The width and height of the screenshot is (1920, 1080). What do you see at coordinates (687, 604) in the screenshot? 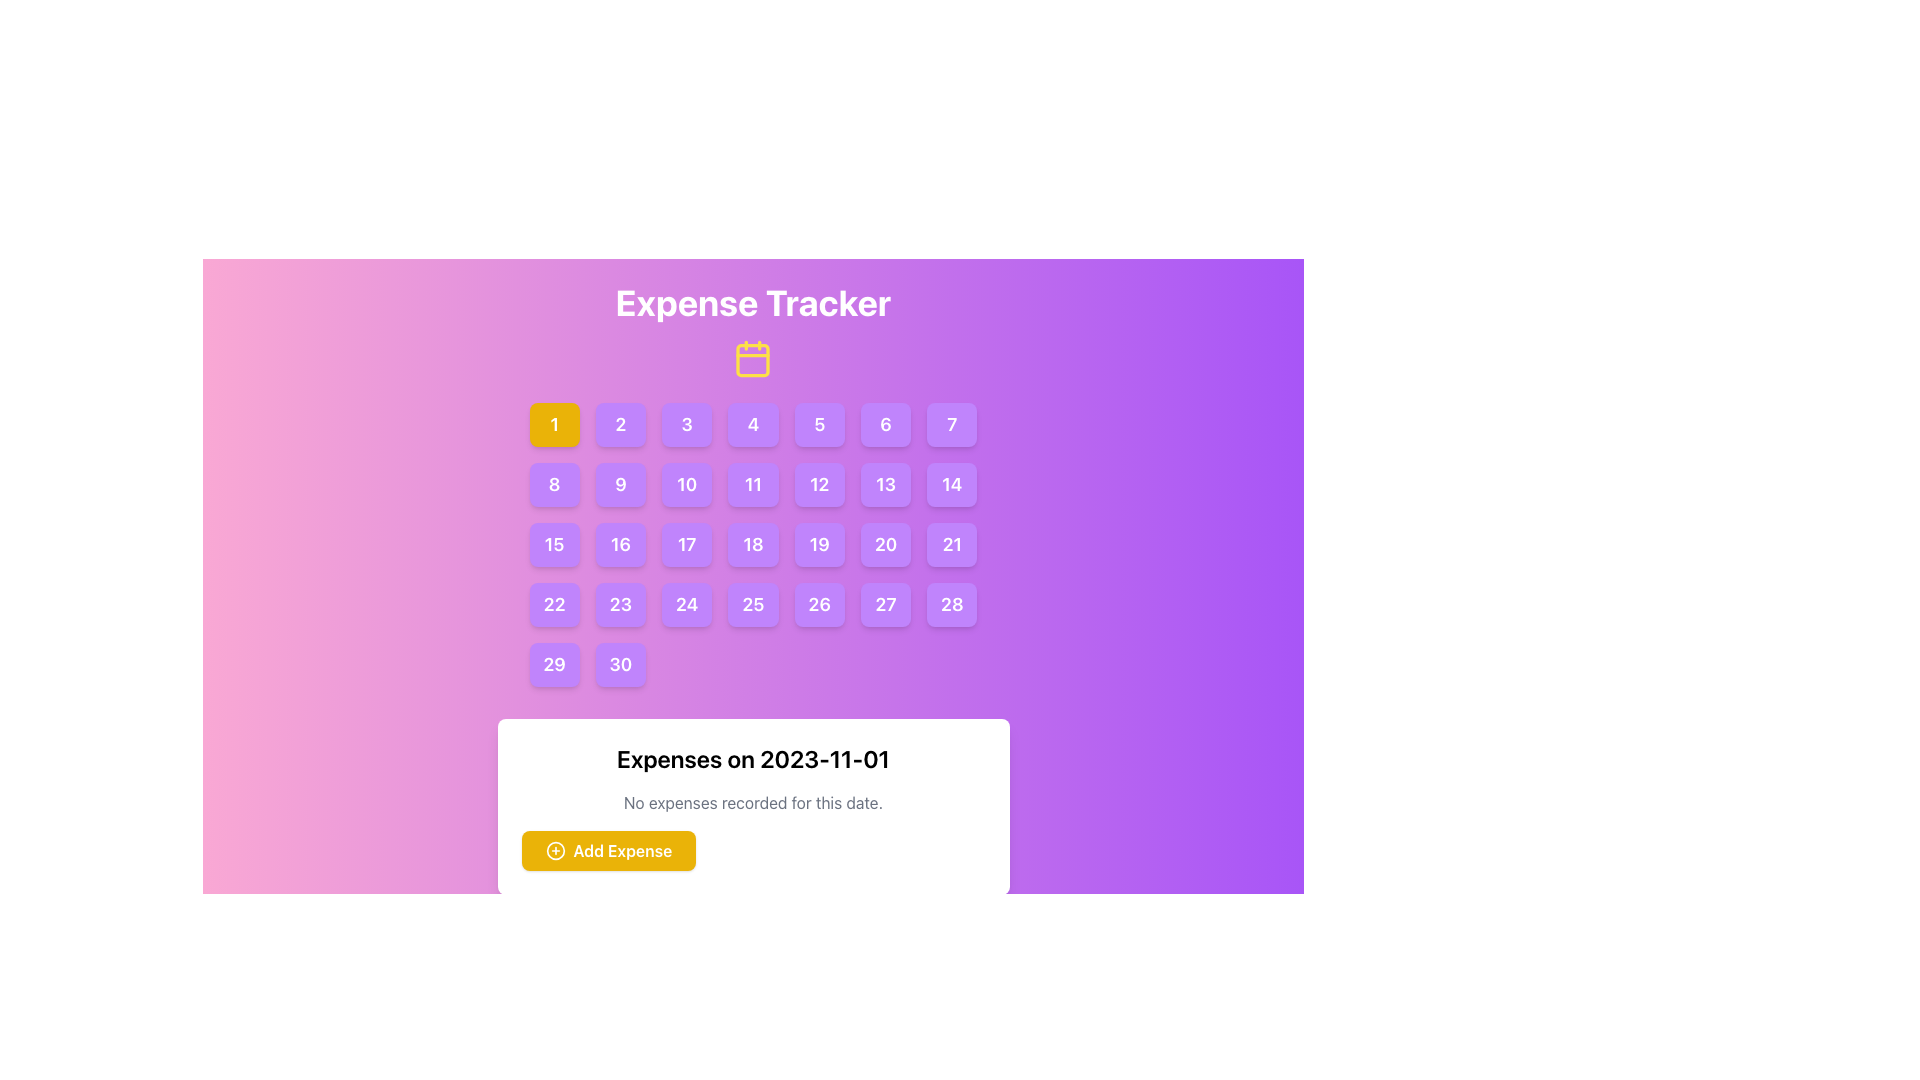
I see `the button corresponding to the 24th day of the month in the calendar interface` at bounding box center [687, 604].